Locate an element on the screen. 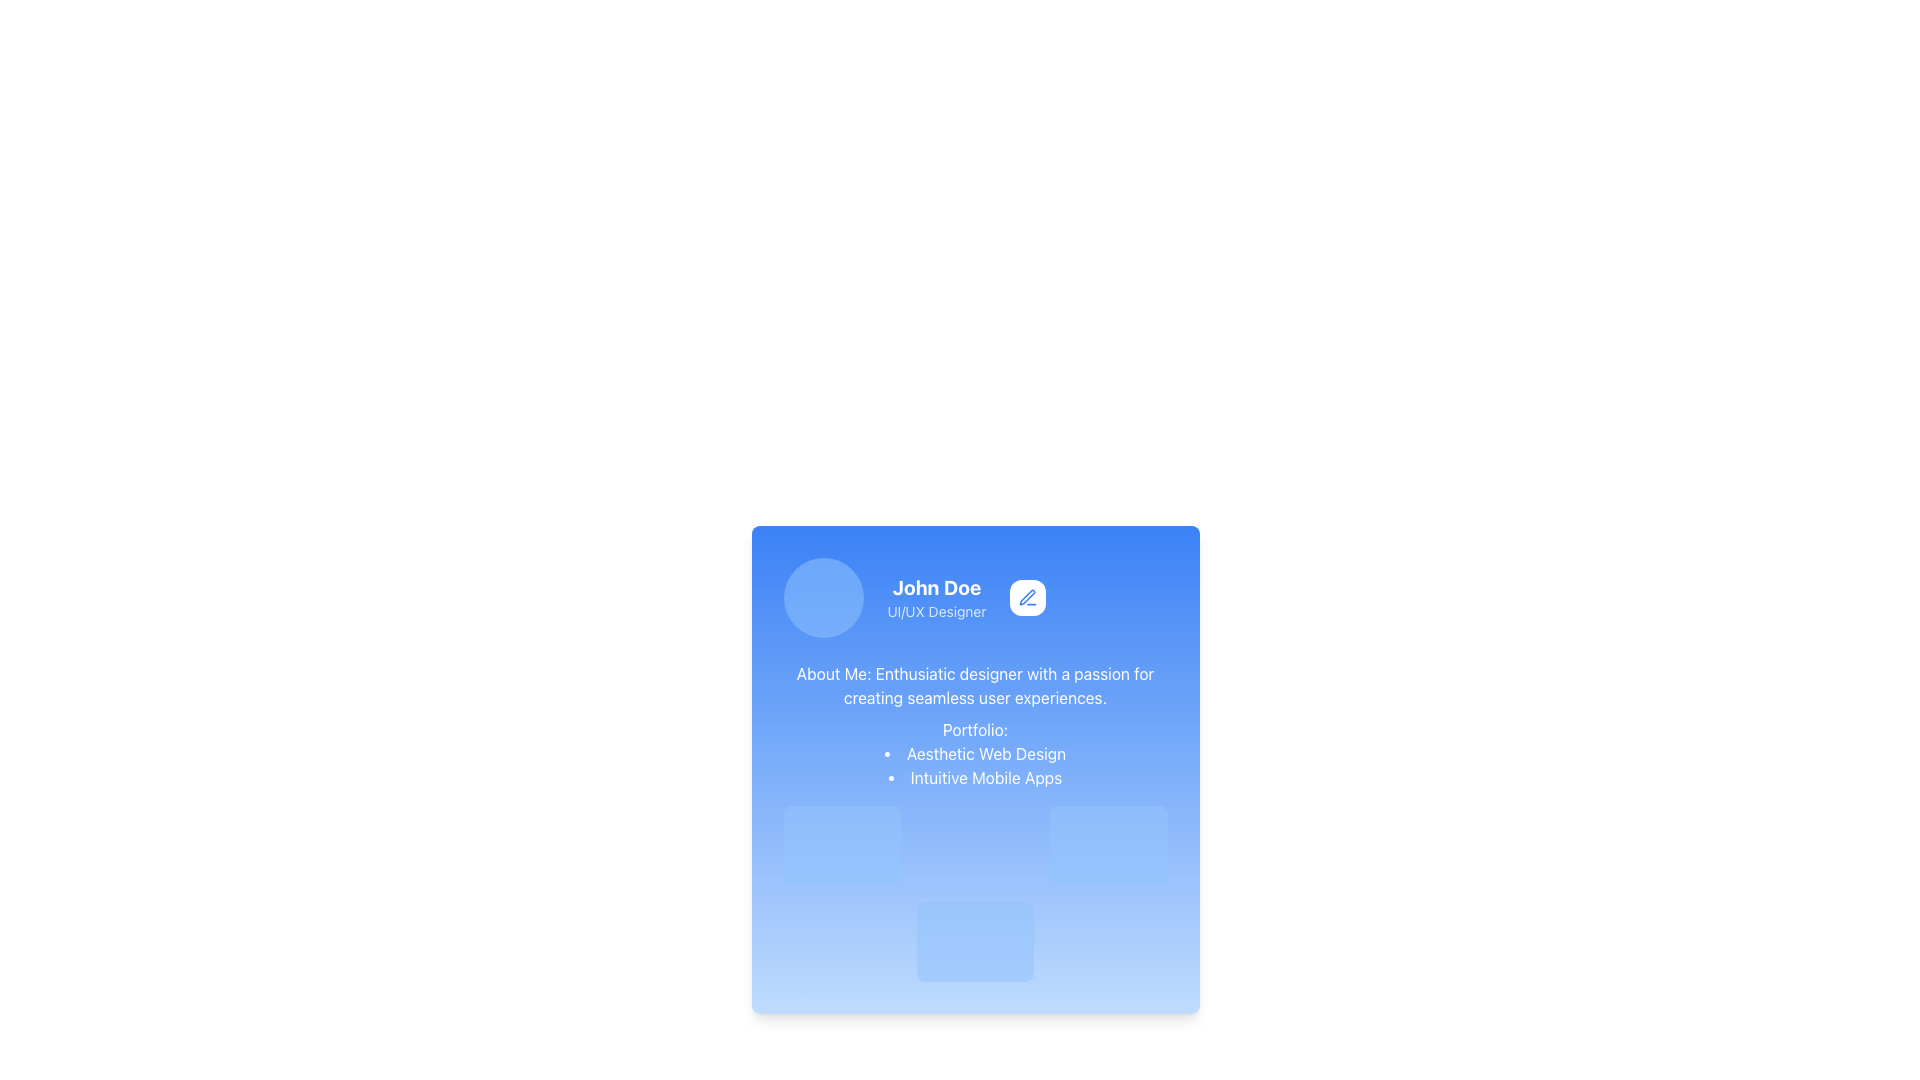 Image resolution: width=1920 pixels, height=1080 pixels. the circular profile placeholder is located at coordinates (975, 596).